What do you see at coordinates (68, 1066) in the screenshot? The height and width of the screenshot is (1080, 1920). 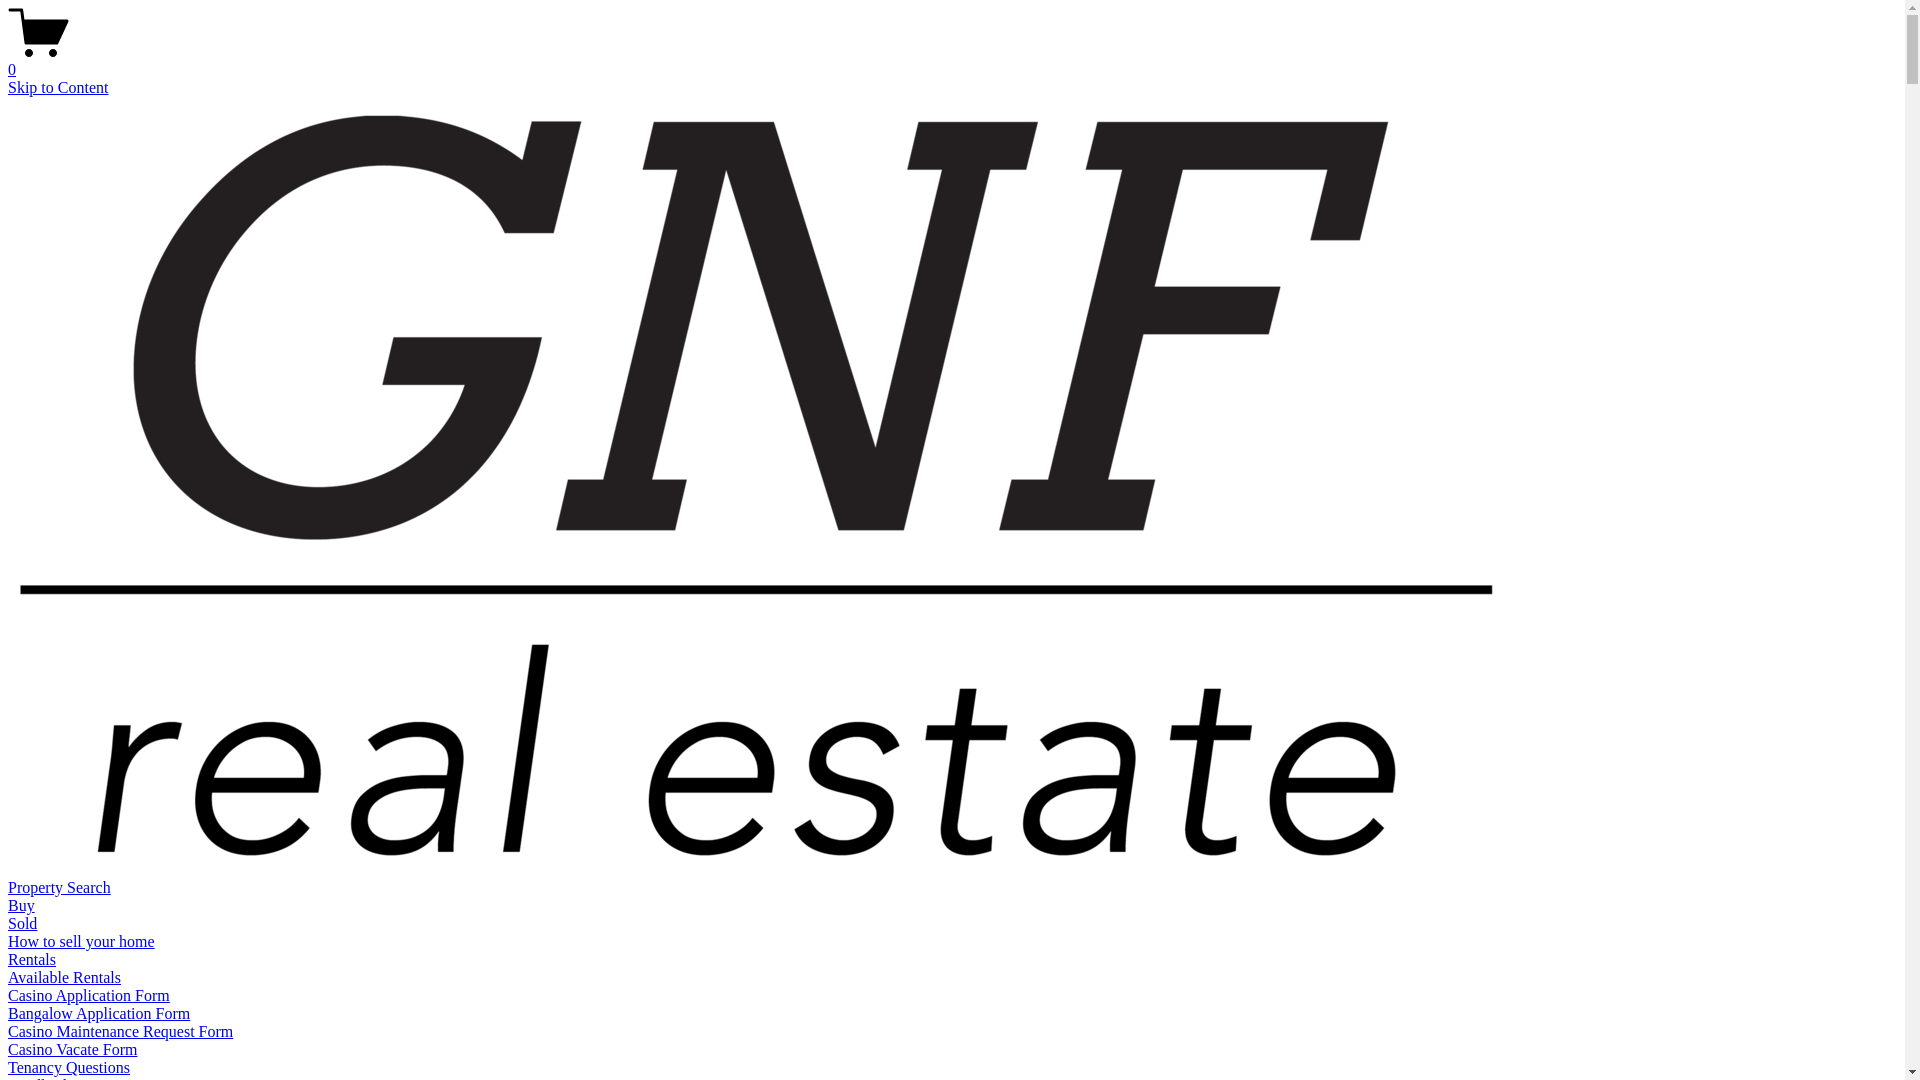 I see `'Tenancy Questions'` at bounding box center [68, 1066].